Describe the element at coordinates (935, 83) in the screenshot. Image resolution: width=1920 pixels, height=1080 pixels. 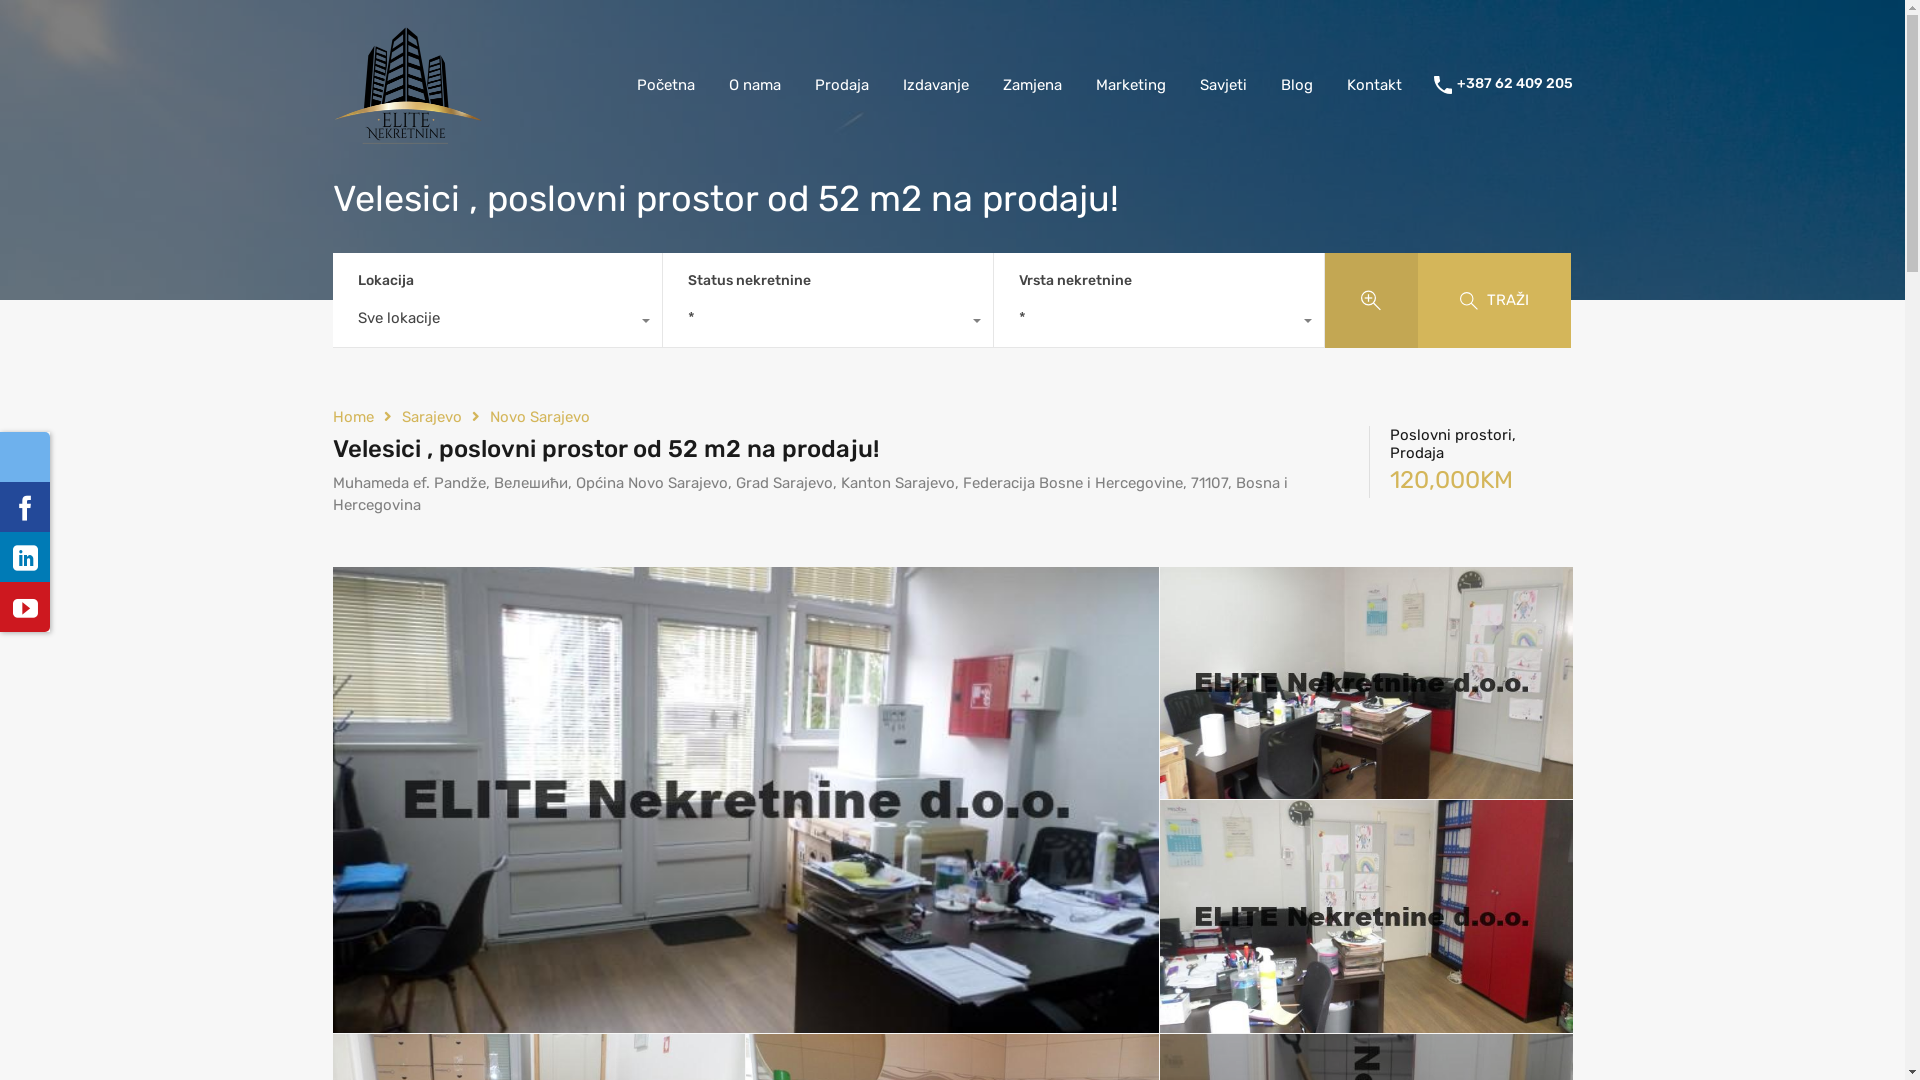
I see `'Izdavanje'` at that location.